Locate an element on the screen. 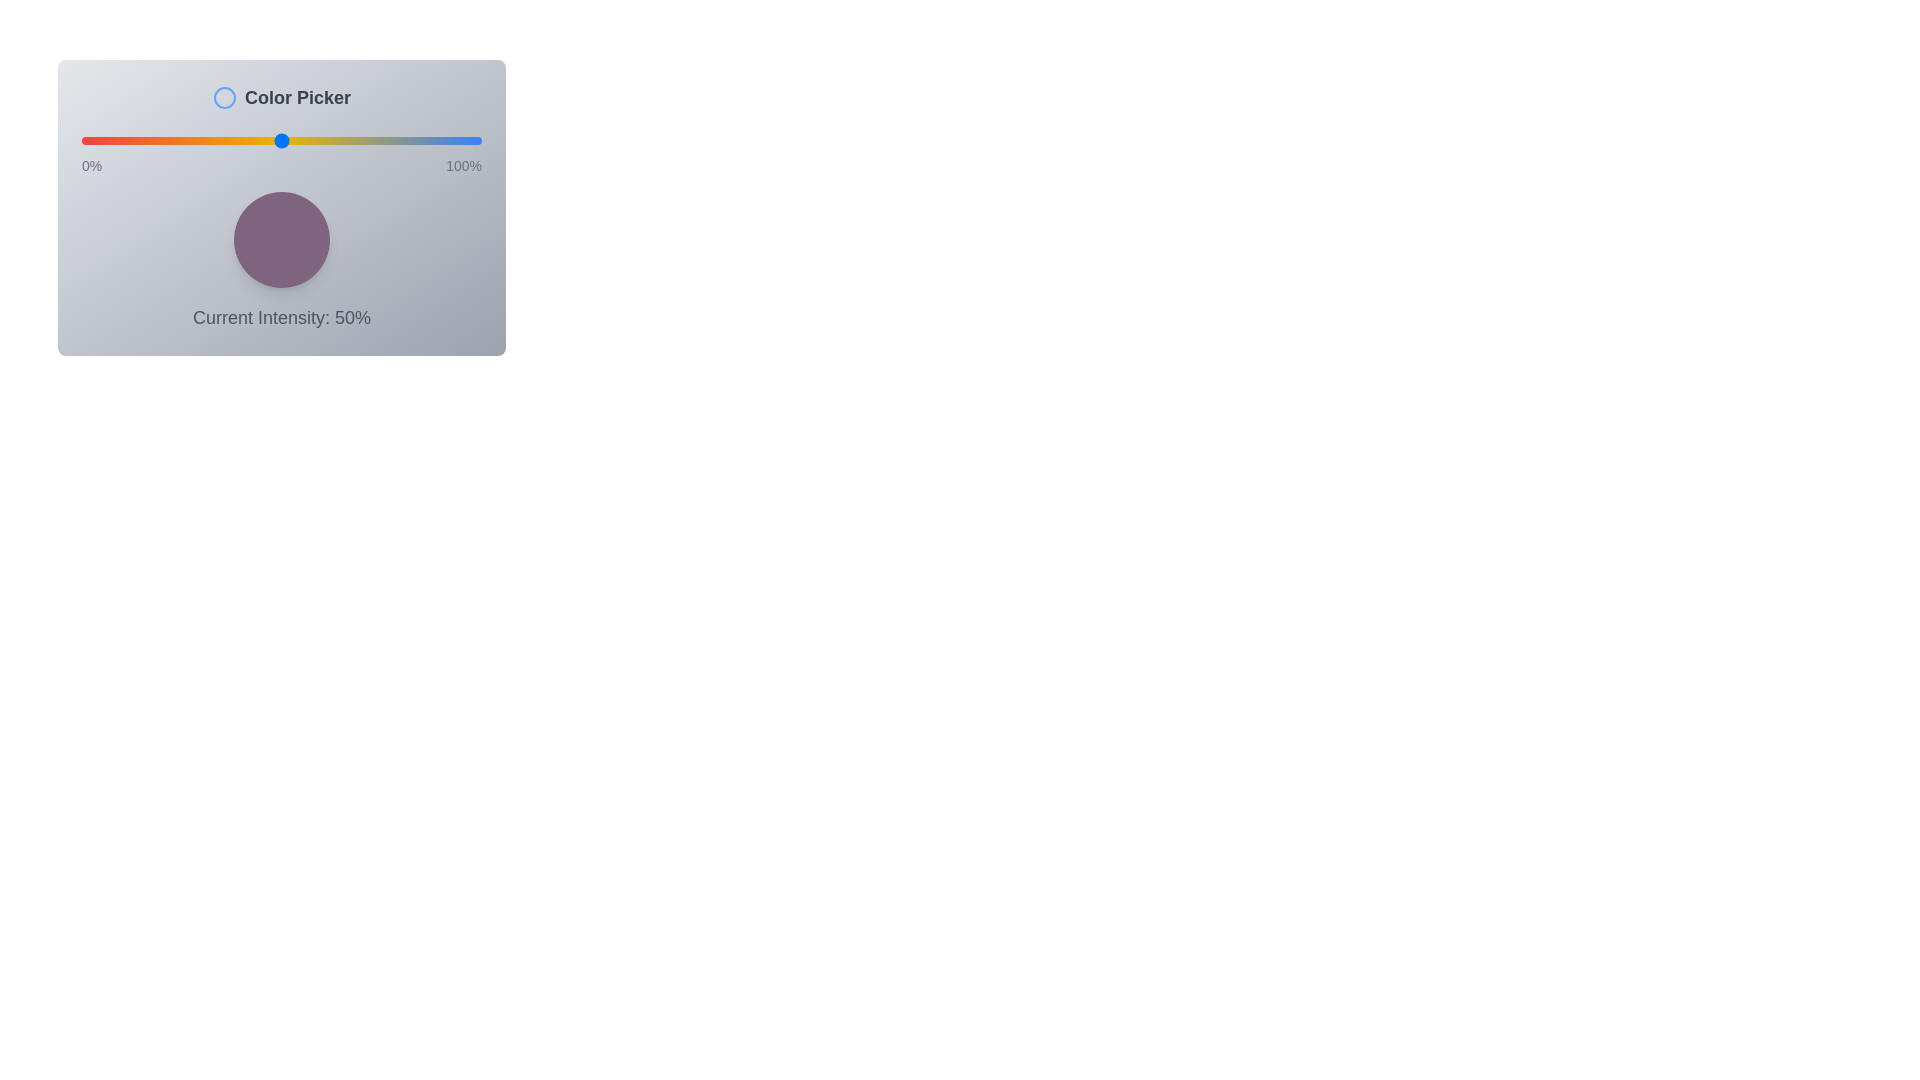  the intensity slider to 33% is located at coordinates (214, 140).